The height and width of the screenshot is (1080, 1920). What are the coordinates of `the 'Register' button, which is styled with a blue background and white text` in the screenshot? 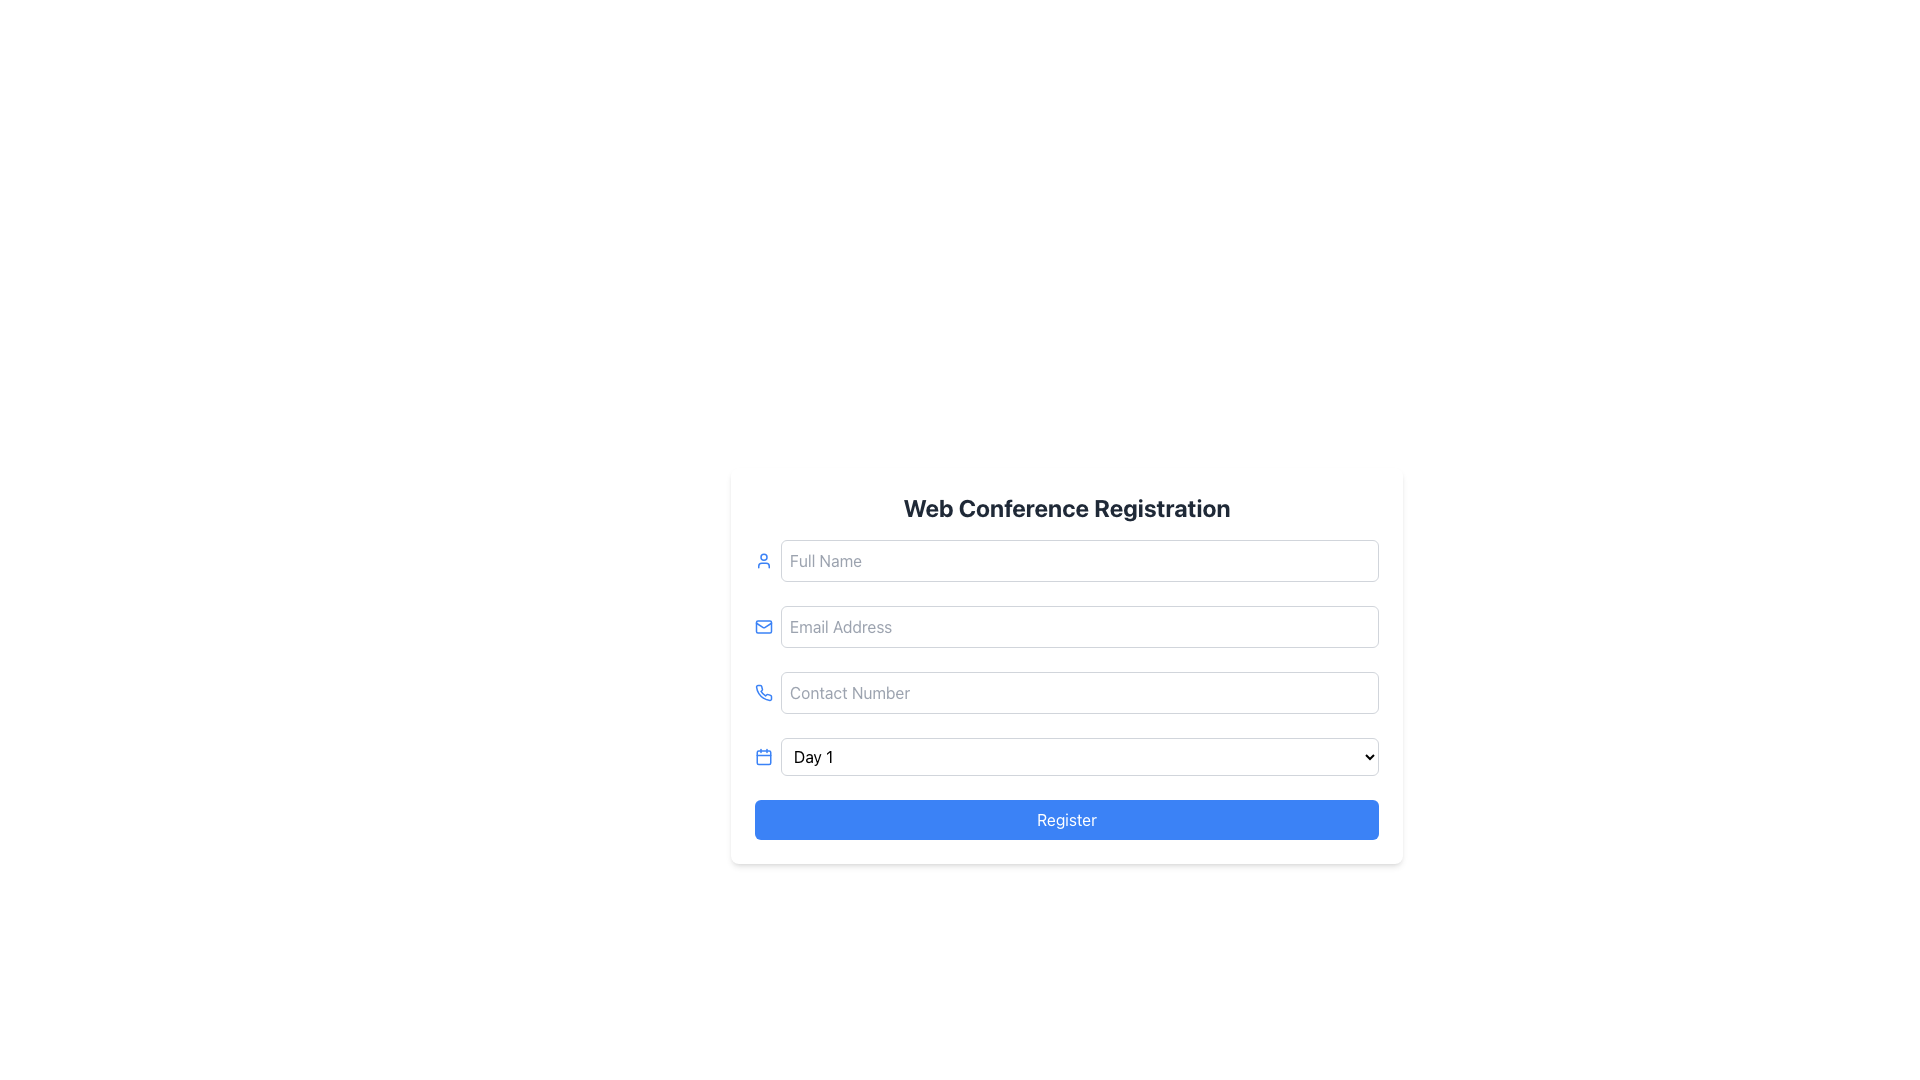 It's located at (1065, 820).